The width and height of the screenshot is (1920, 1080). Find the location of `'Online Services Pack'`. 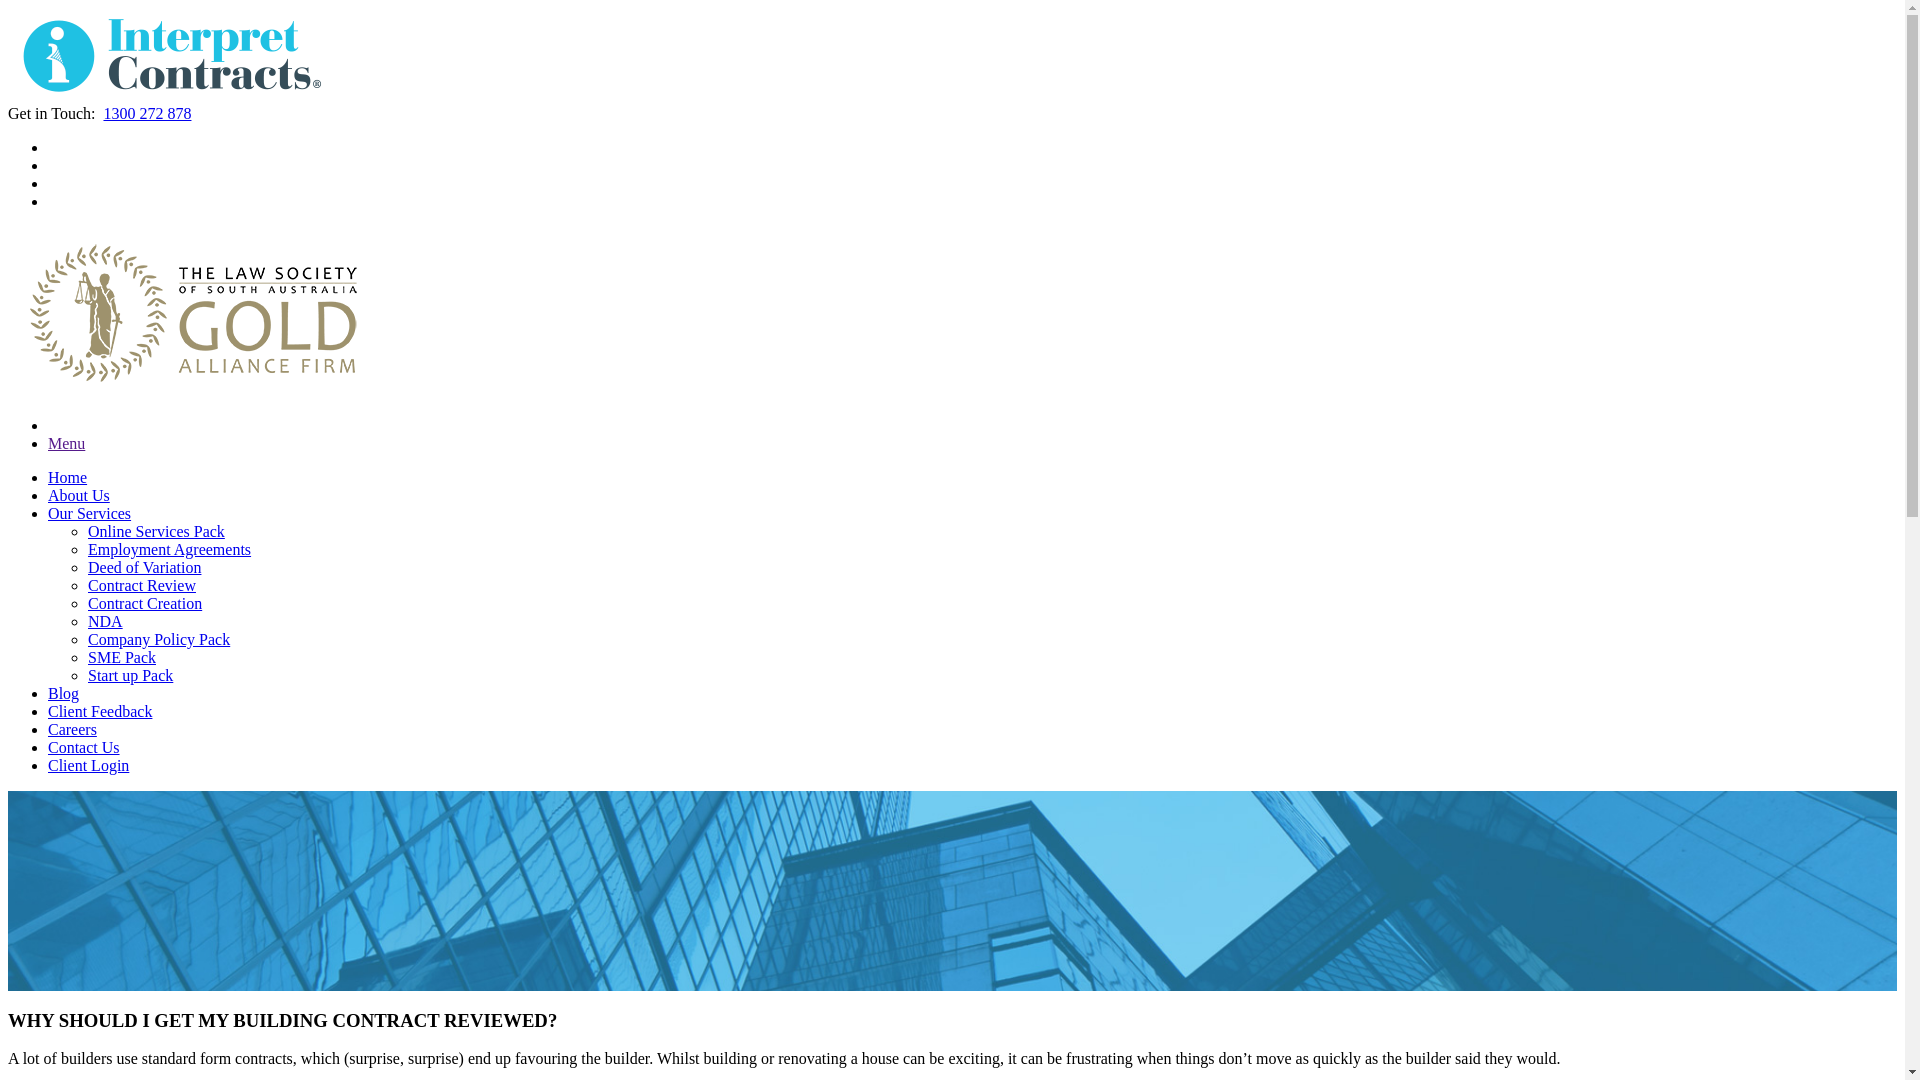

'Online Services Pack' is located at coordinates (155, 530).